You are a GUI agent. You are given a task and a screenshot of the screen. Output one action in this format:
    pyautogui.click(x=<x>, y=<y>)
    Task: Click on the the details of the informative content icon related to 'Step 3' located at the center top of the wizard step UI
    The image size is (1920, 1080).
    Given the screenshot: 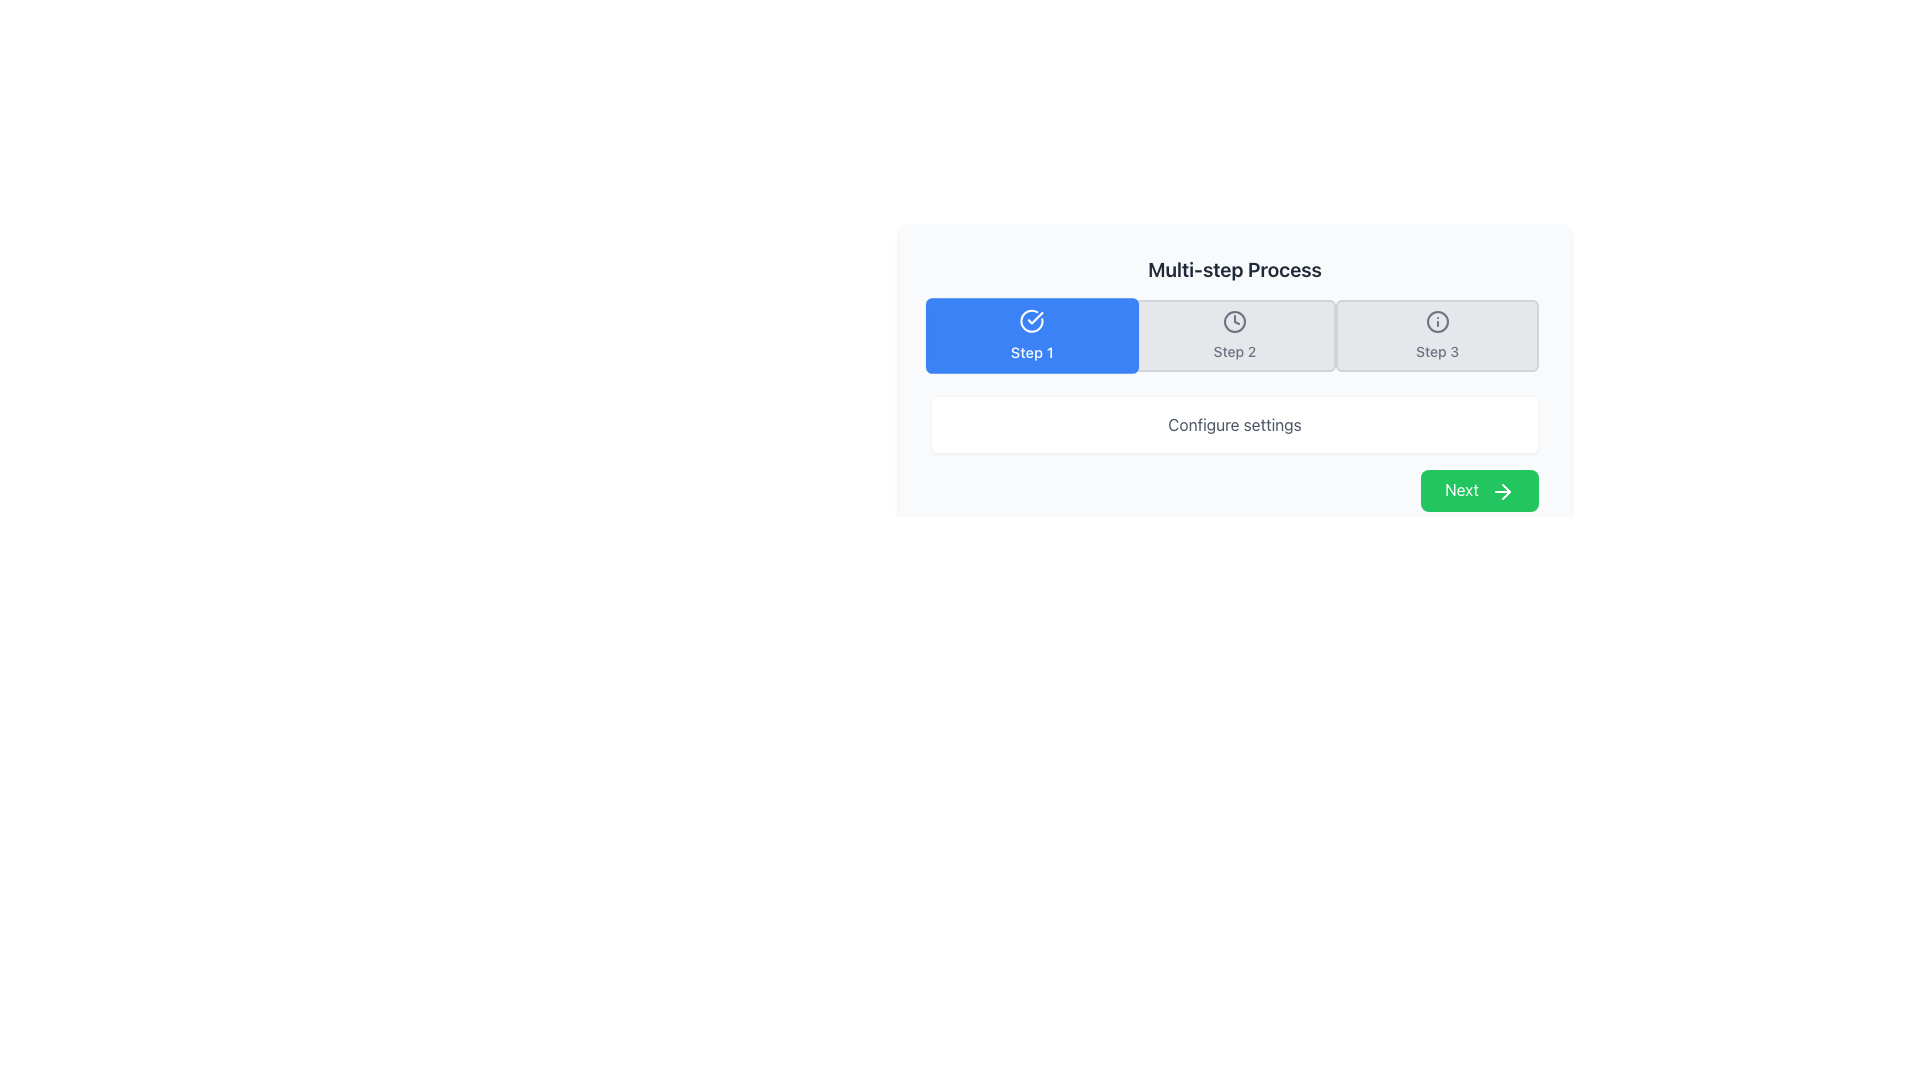 What is the action you would take?
    pyautogui.click(x=1436, y=320)
    